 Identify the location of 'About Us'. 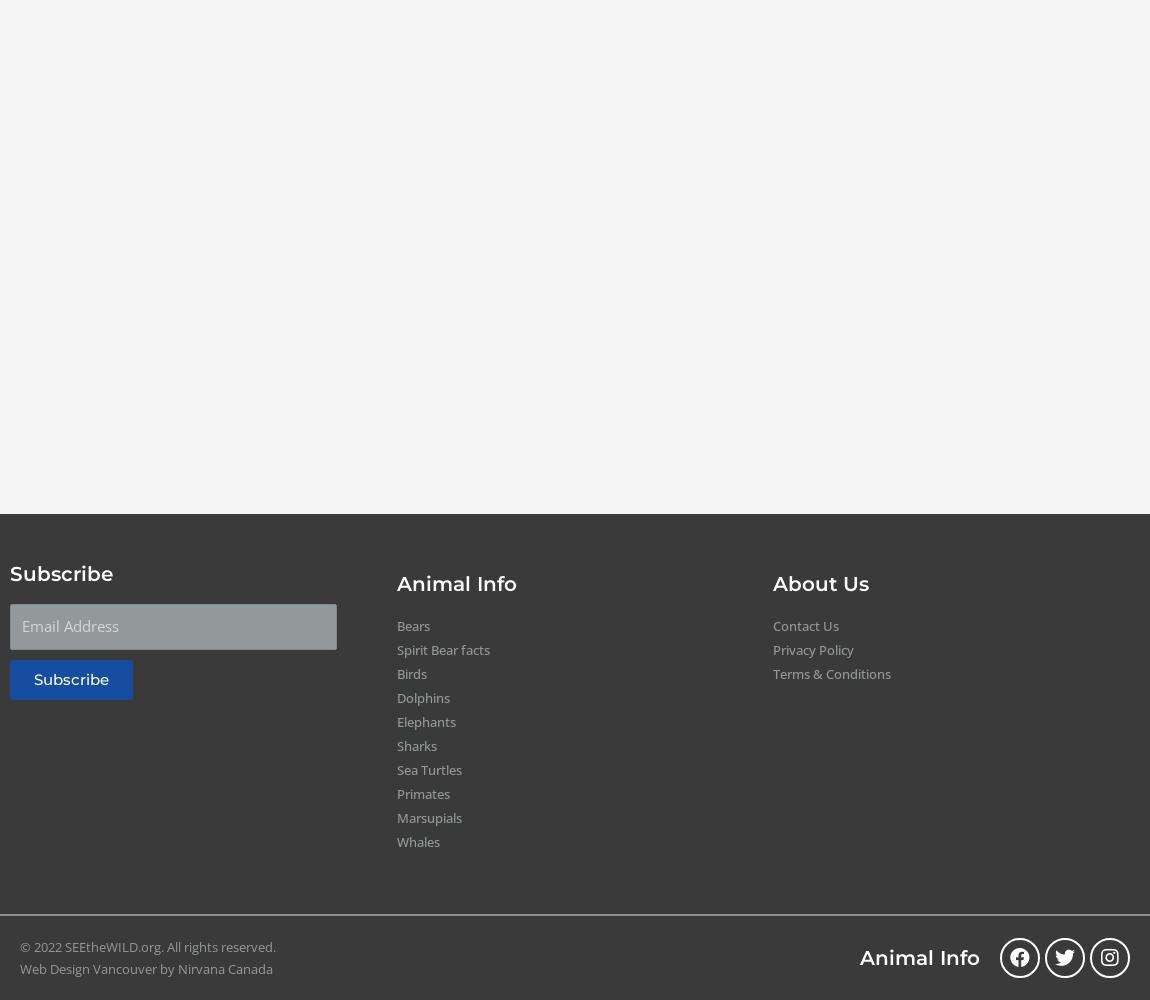
(819, 583).